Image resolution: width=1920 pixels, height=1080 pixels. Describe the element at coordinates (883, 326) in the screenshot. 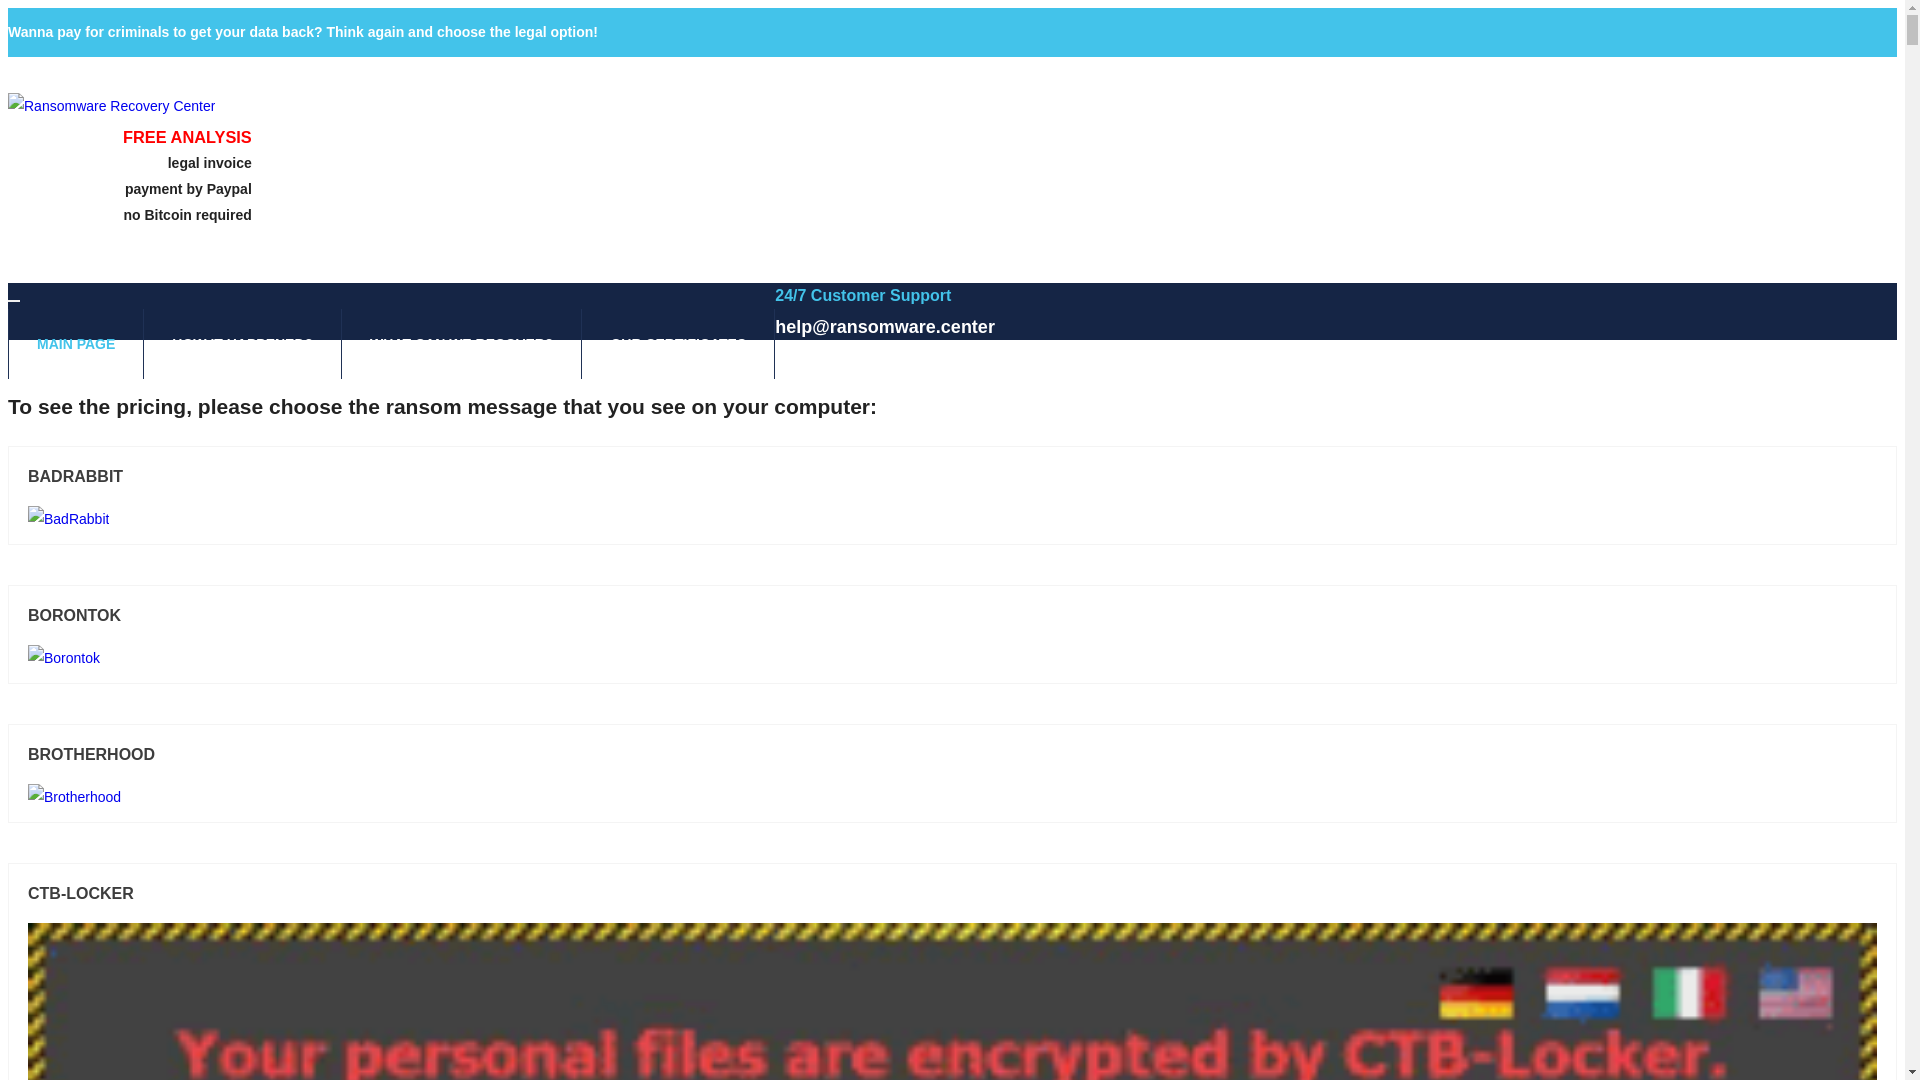

I see `'help@ransomware.center'` at that location.